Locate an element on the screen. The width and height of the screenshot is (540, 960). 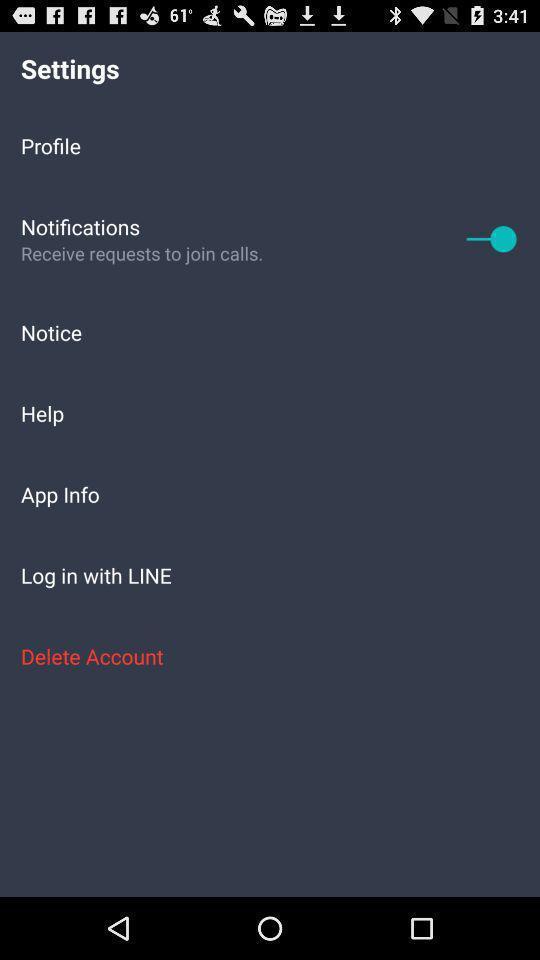
the item below profile app is located at coordinates (491, 238).